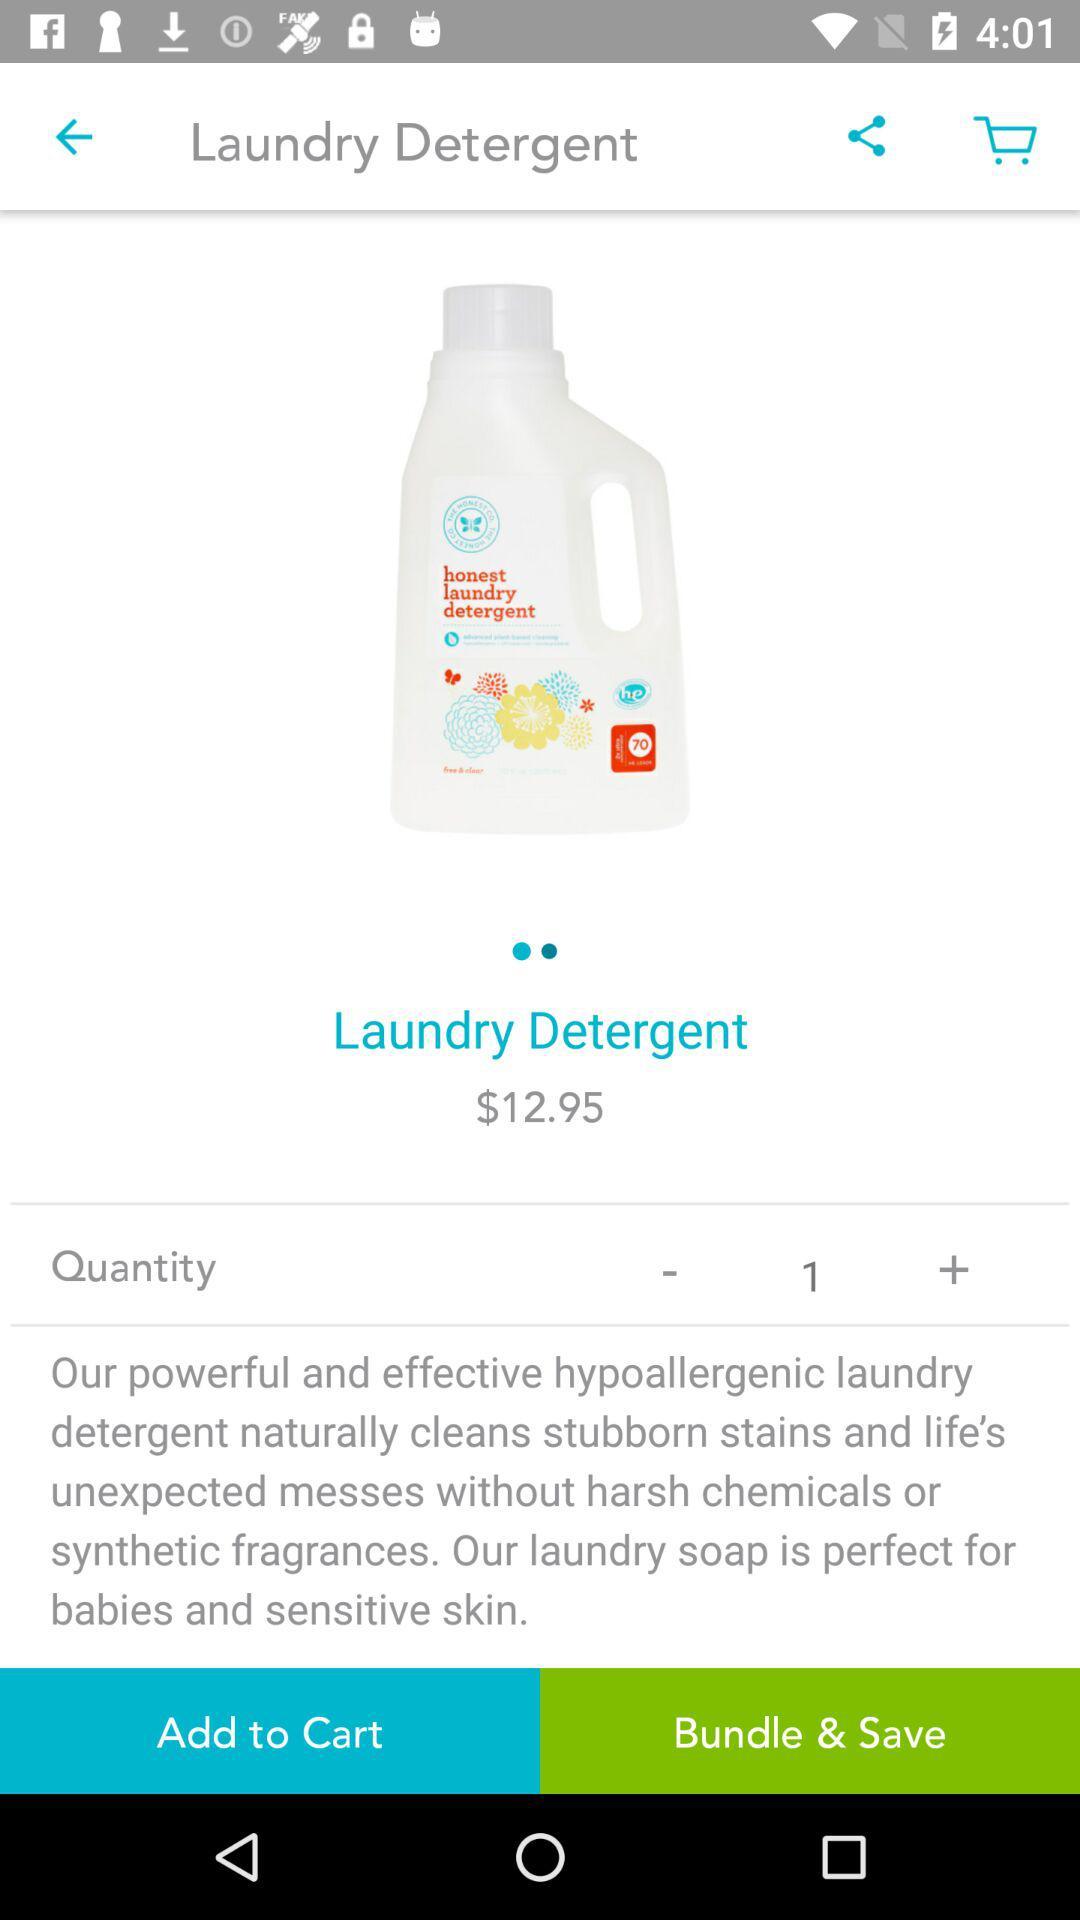  What do you see at coordinates (72, 135) in the screenshot?
I see `the icon at the top left corner` at bounding box center [72, 135].